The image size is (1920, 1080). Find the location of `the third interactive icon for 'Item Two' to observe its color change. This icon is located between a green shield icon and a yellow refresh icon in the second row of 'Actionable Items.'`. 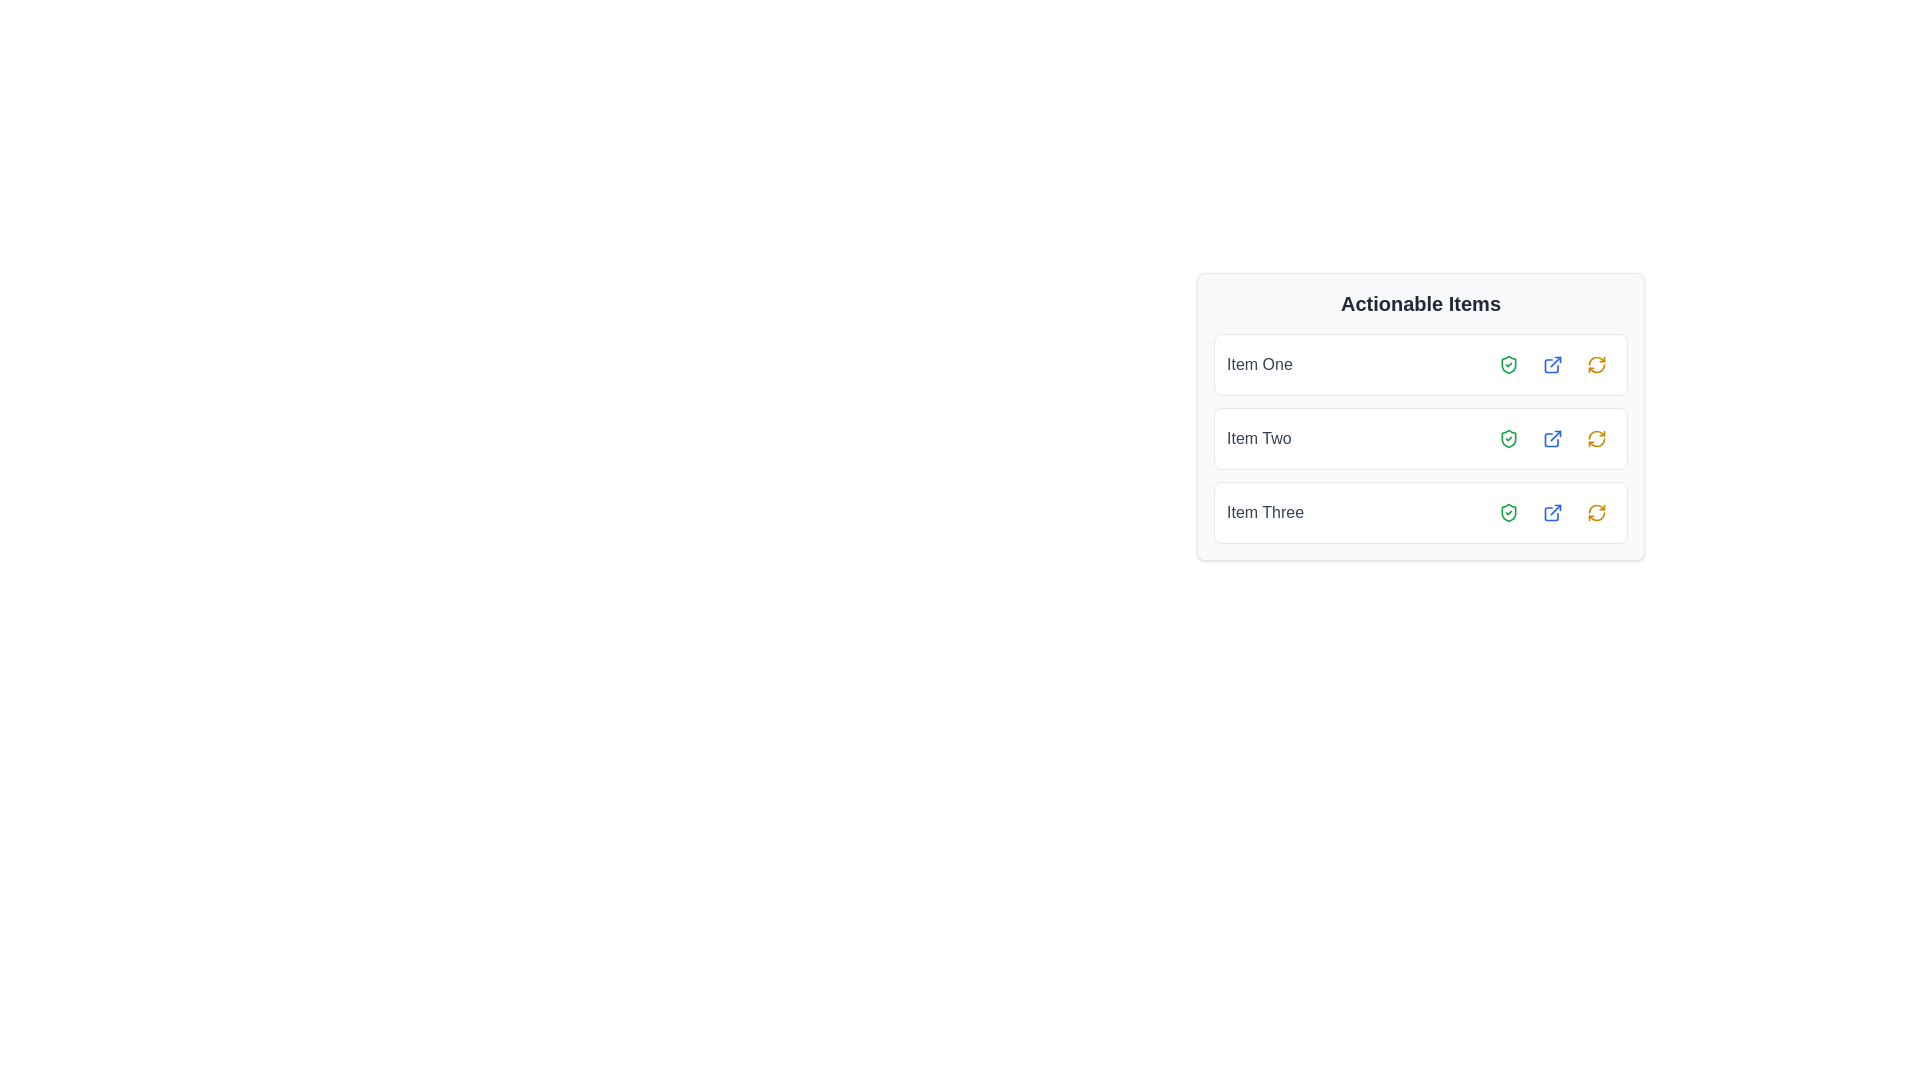

the third interactive icon for 'Item Two' to observe its color change. This icon is located between a green shield icon and a yellow refresh icon in the second row of 'Actionable Items.' is located at coordinates (1552, 438).